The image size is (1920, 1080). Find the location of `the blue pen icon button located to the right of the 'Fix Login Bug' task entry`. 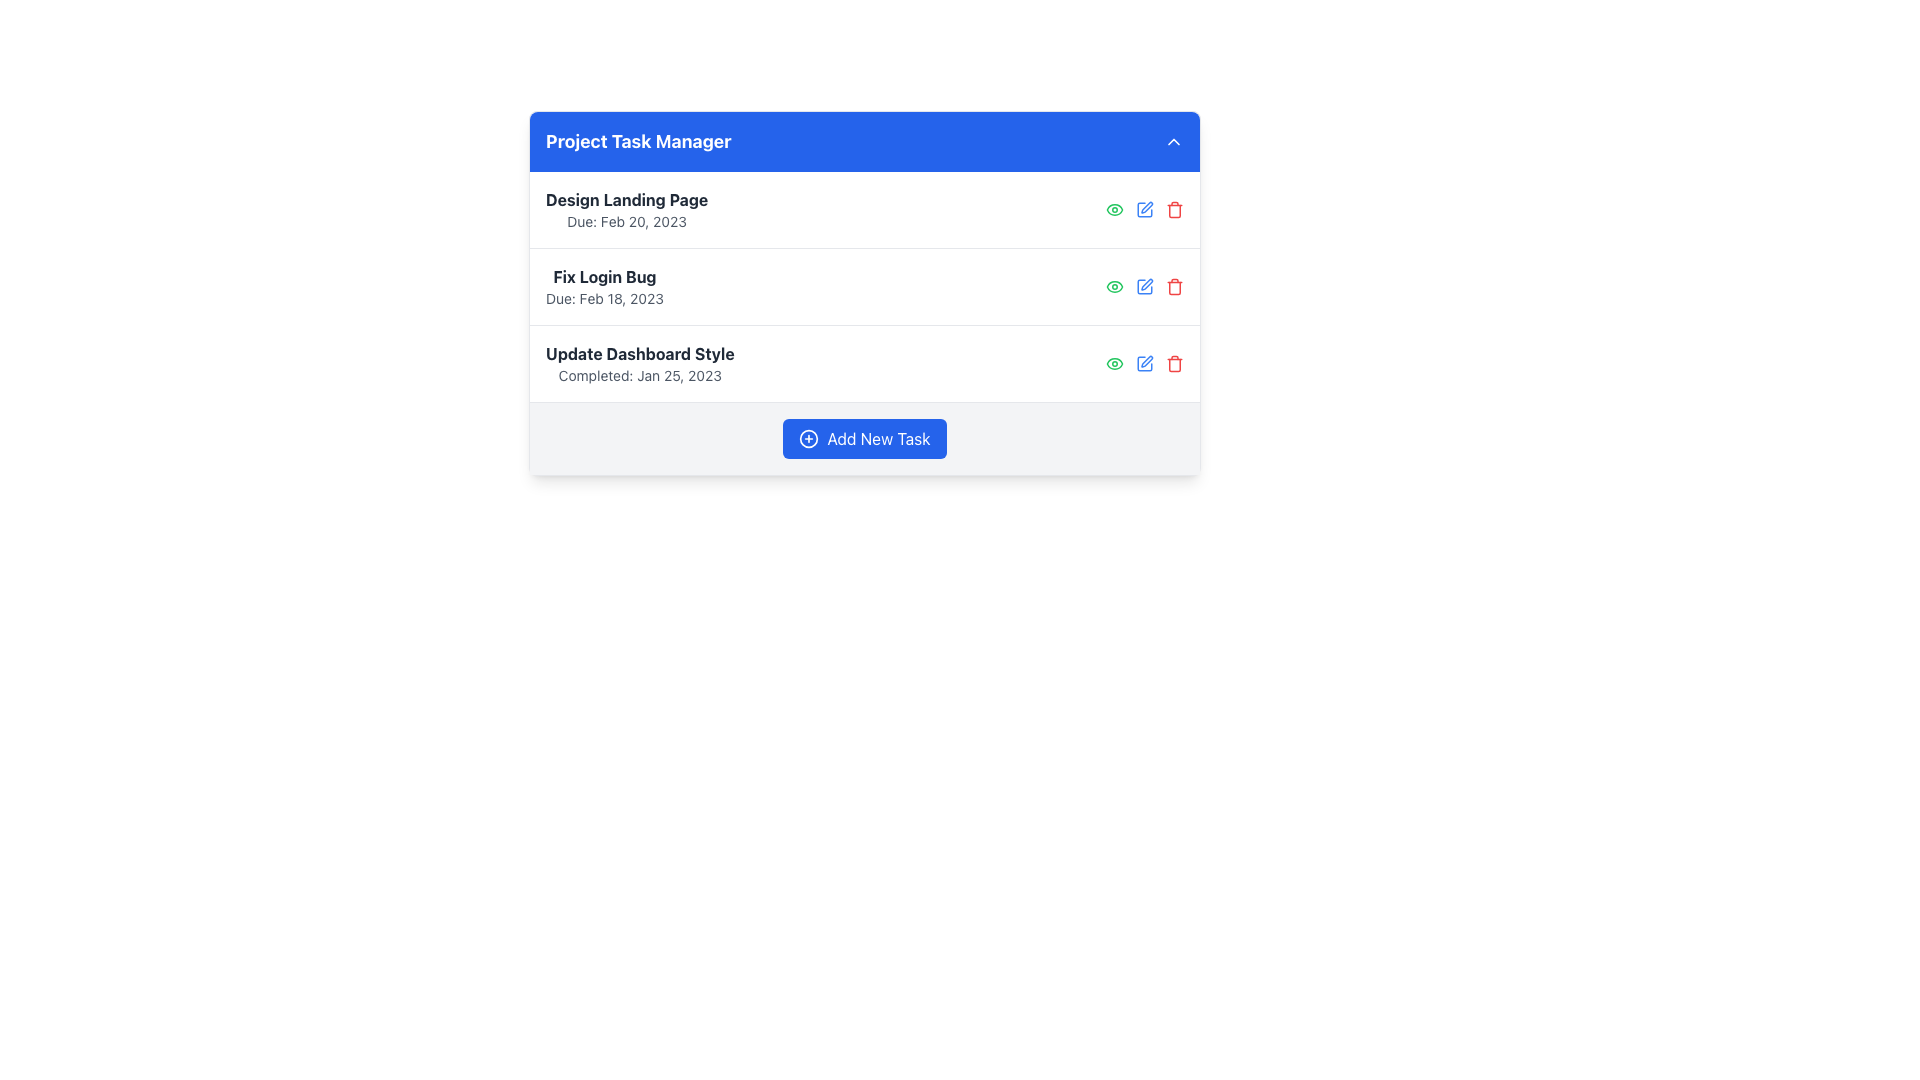

the blue pen icon button located to the right of the 'Fix Login Bug' task entry is located at coordinates (1147, 207).